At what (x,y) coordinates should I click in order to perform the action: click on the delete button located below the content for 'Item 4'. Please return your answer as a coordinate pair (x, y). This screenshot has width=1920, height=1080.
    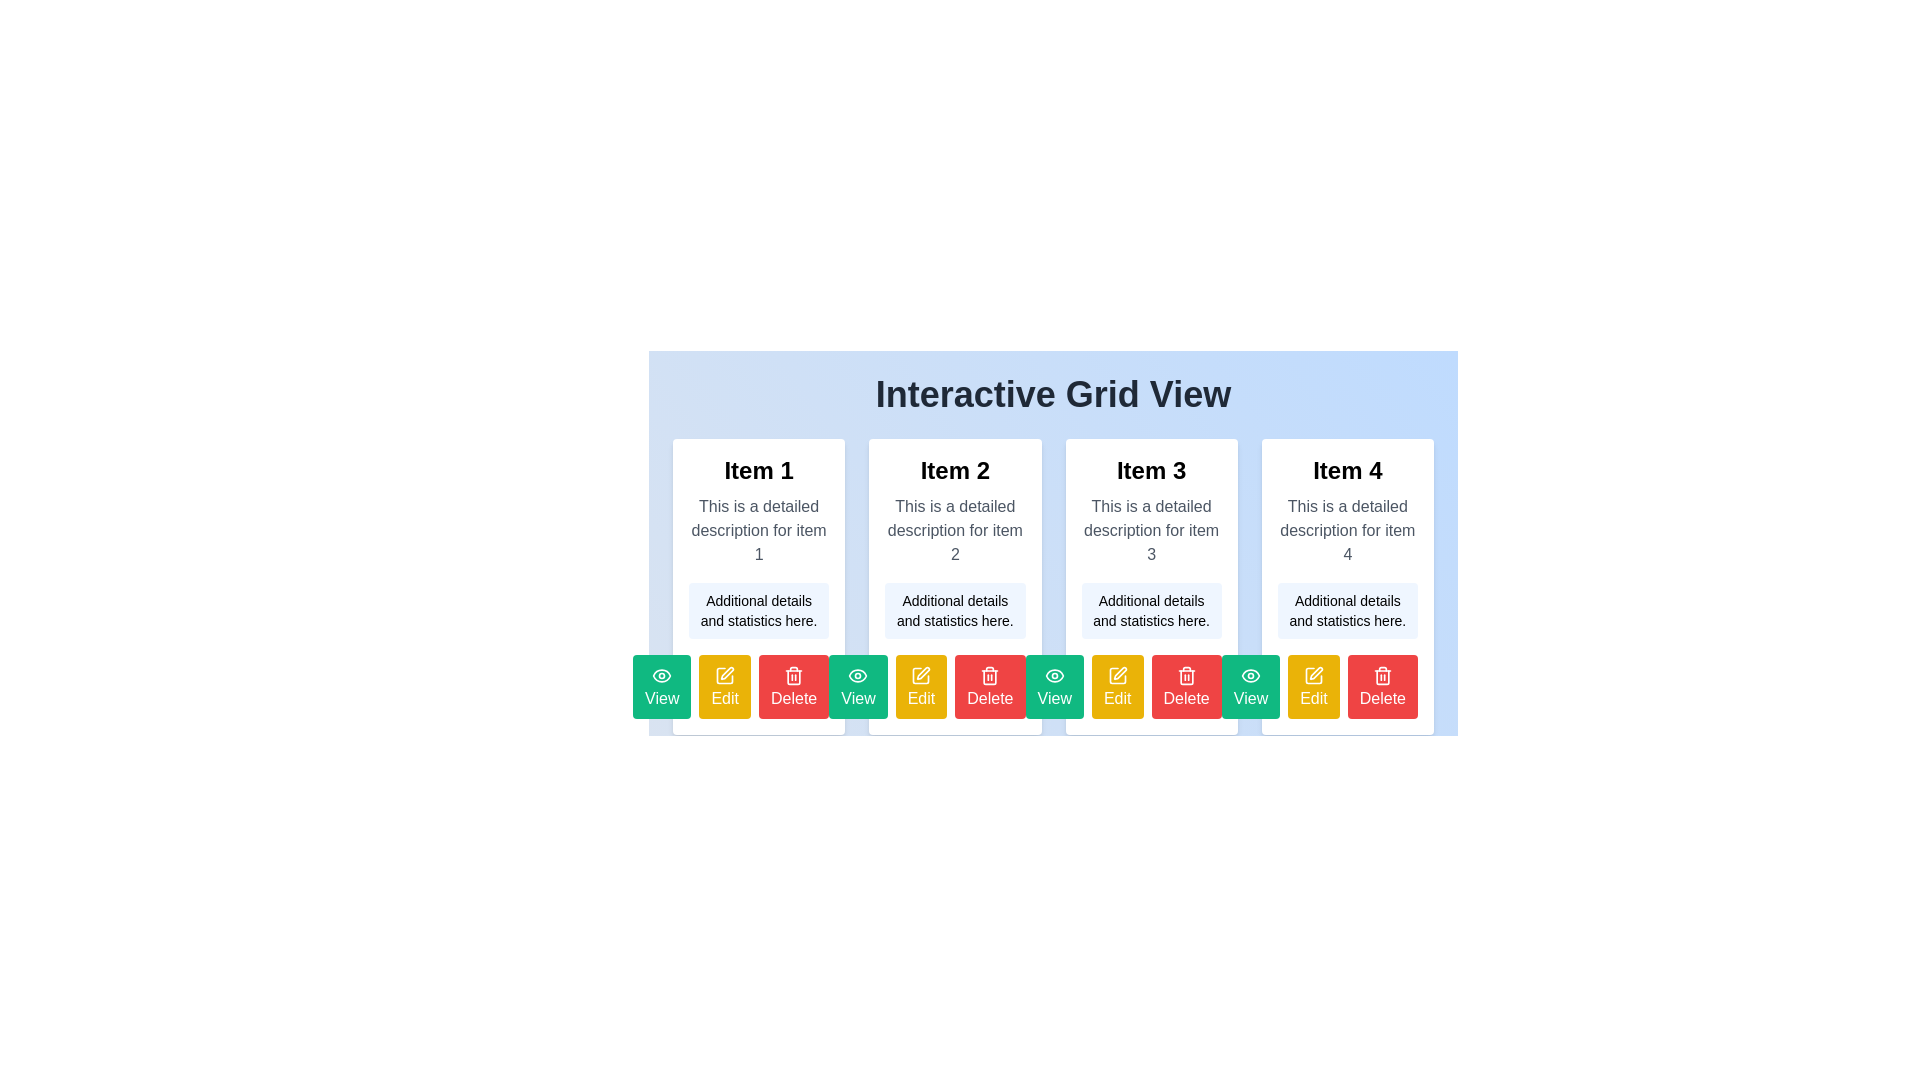
    Looking at the image, I should click on (1381, 685).